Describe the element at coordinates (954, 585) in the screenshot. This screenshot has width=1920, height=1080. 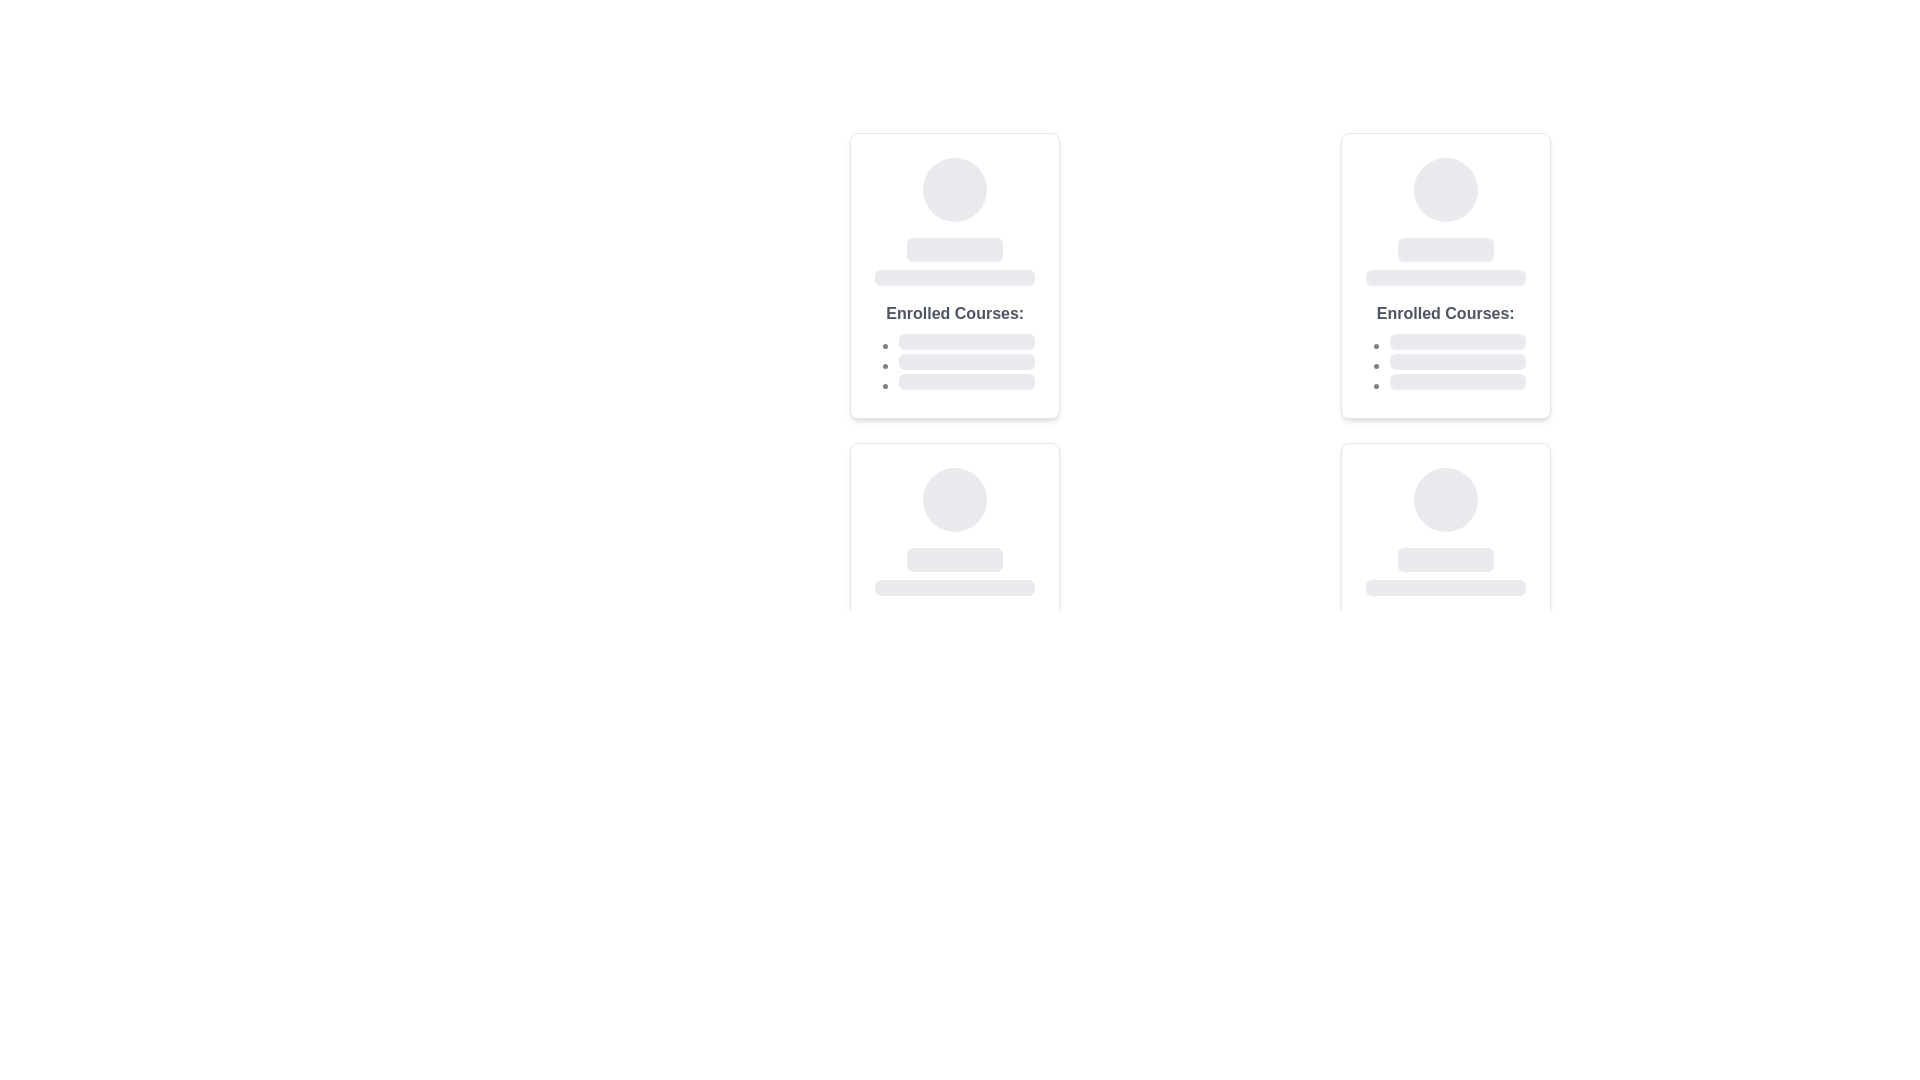
I see `the user profile summary card located in the bottom-left section of the grid layout` at that location.